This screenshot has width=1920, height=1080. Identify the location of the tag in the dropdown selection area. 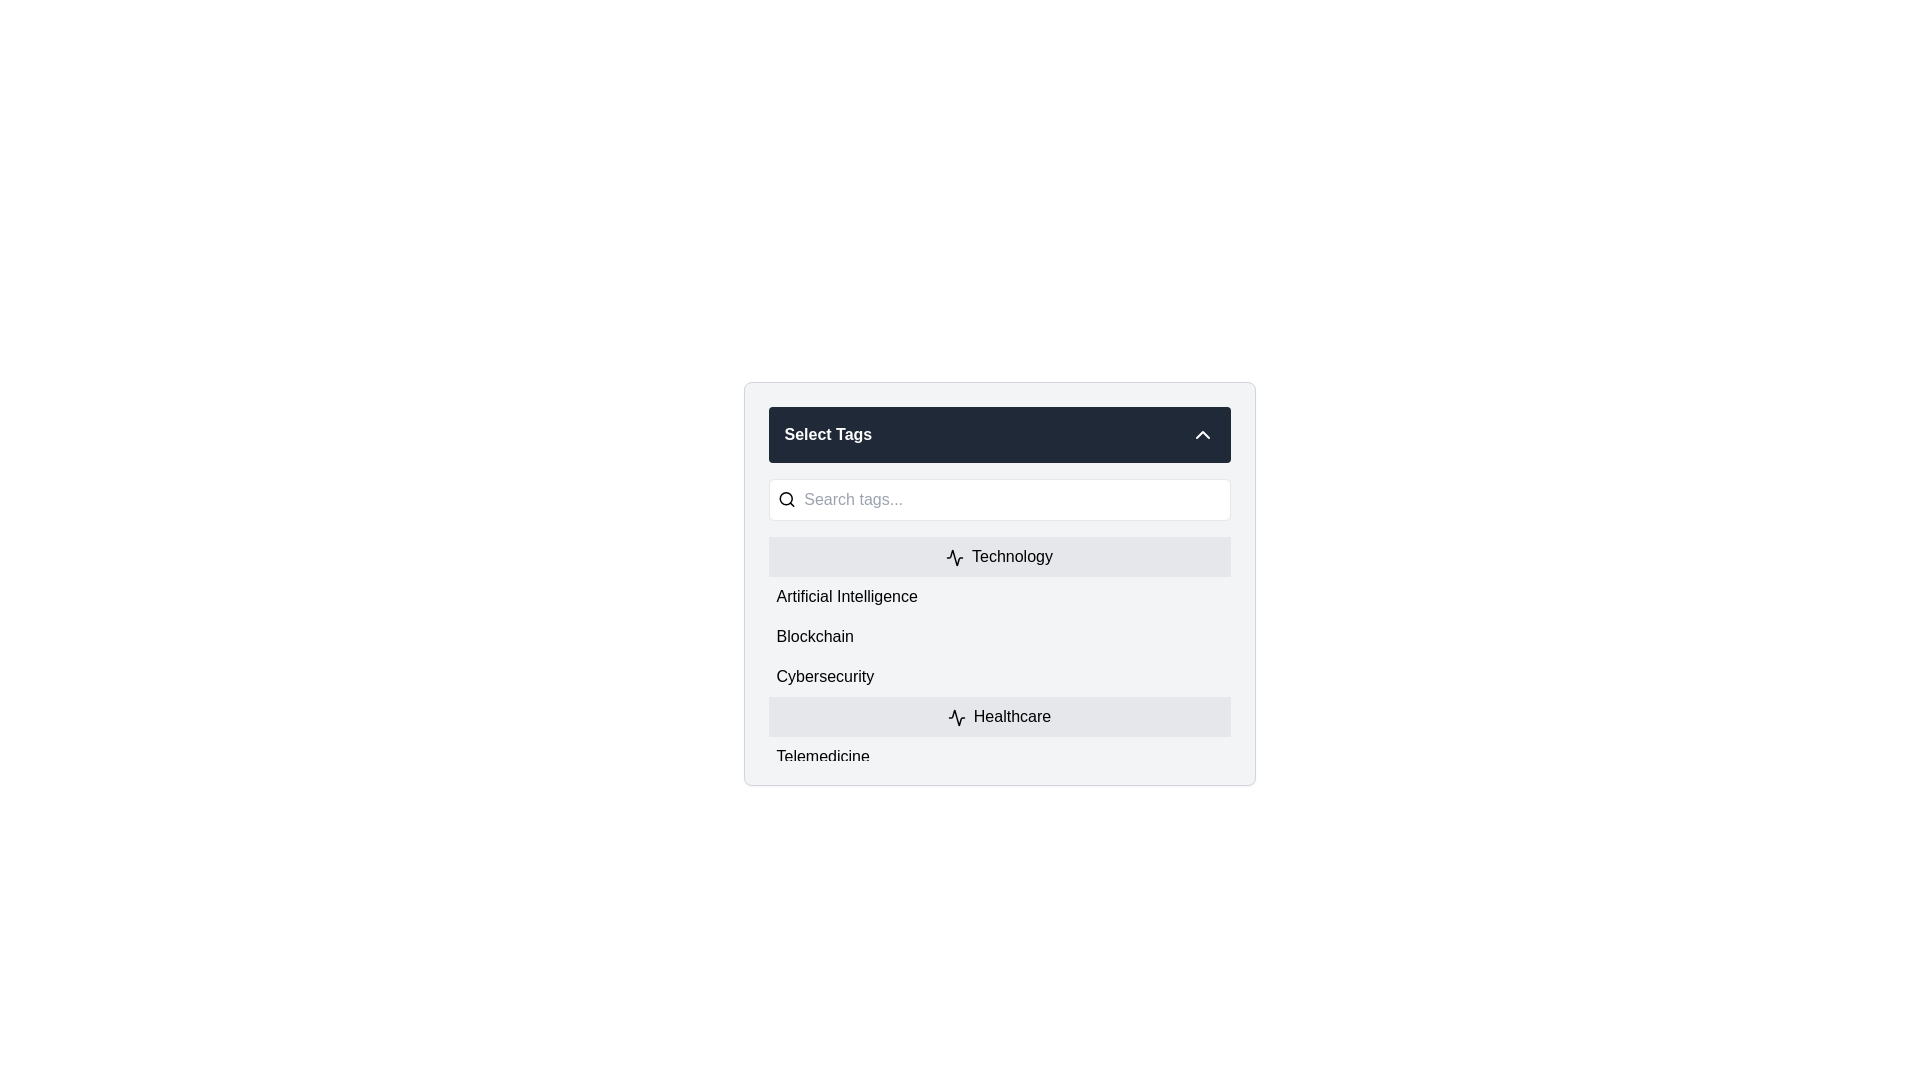
(999, 583).